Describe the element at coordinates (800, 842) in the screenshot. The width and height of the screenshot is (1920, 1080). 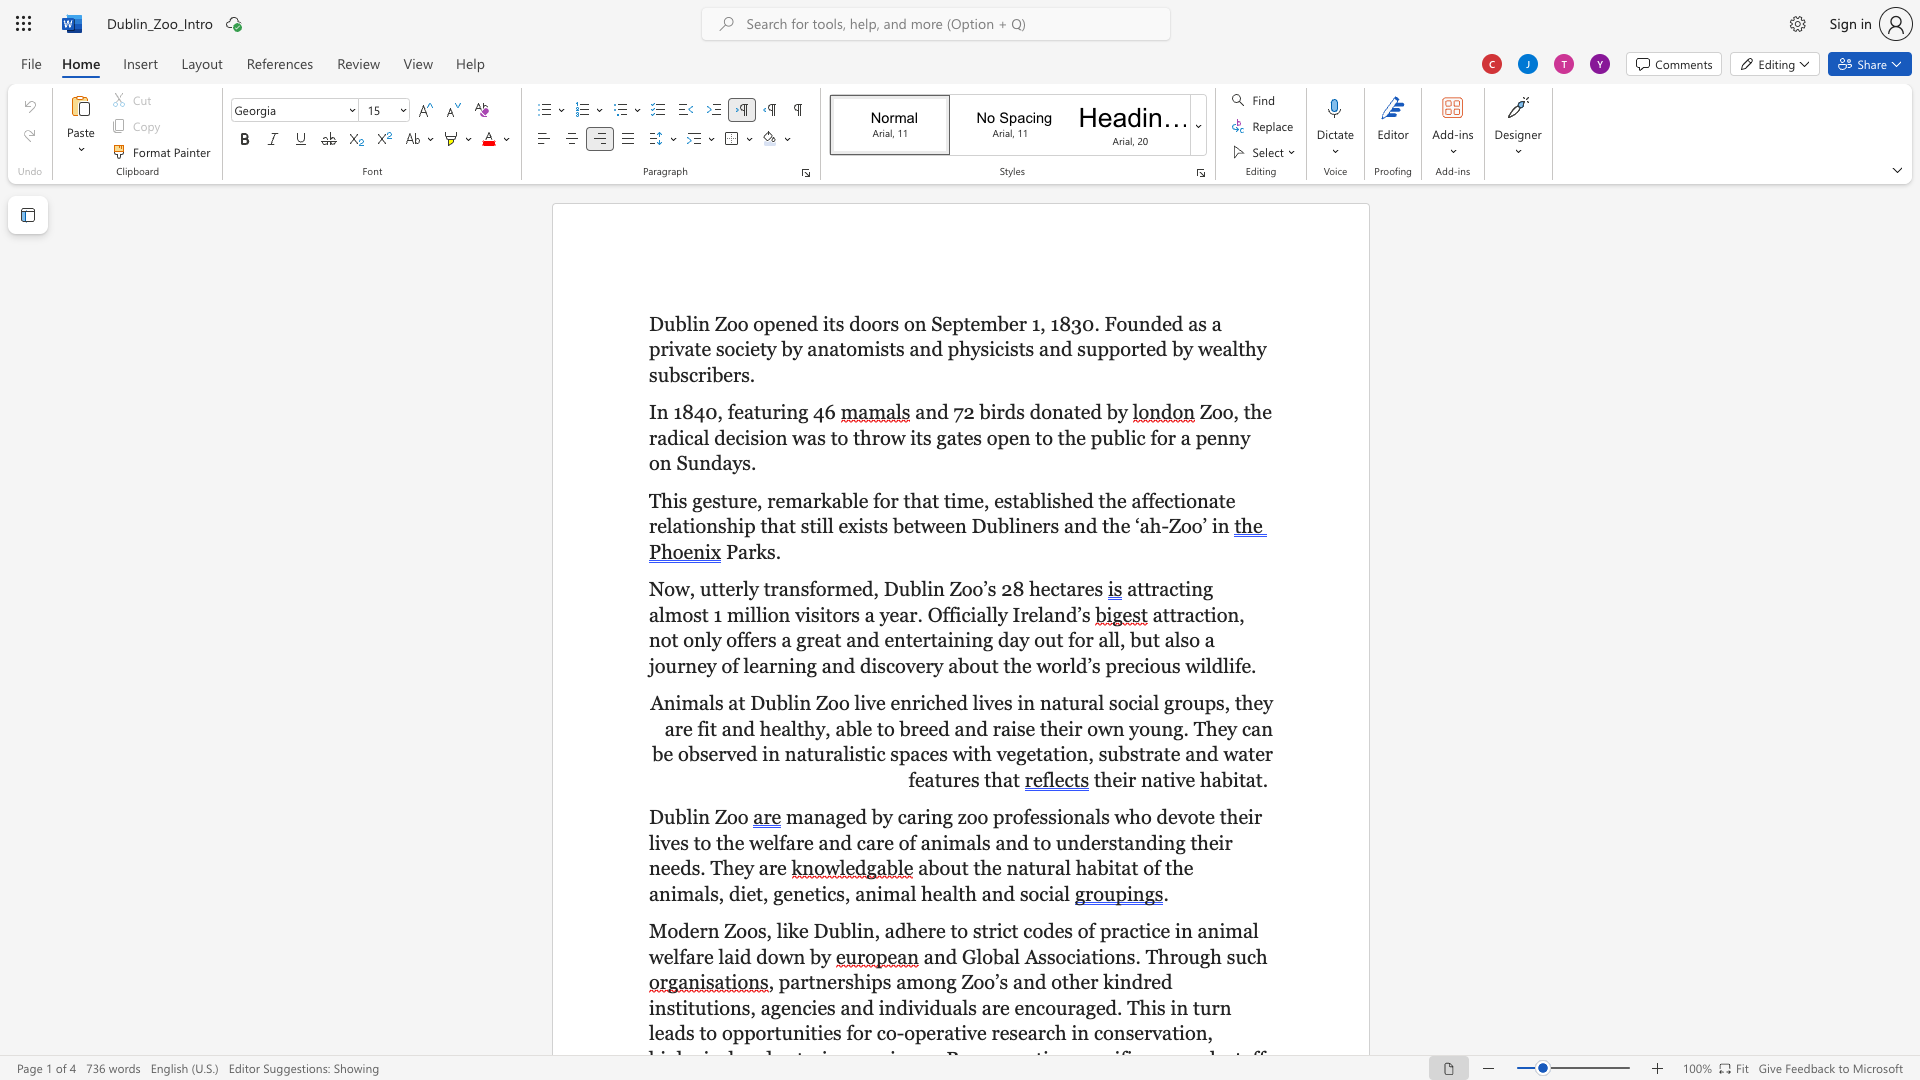
I see `the 4th character "r" in the text` at that location.